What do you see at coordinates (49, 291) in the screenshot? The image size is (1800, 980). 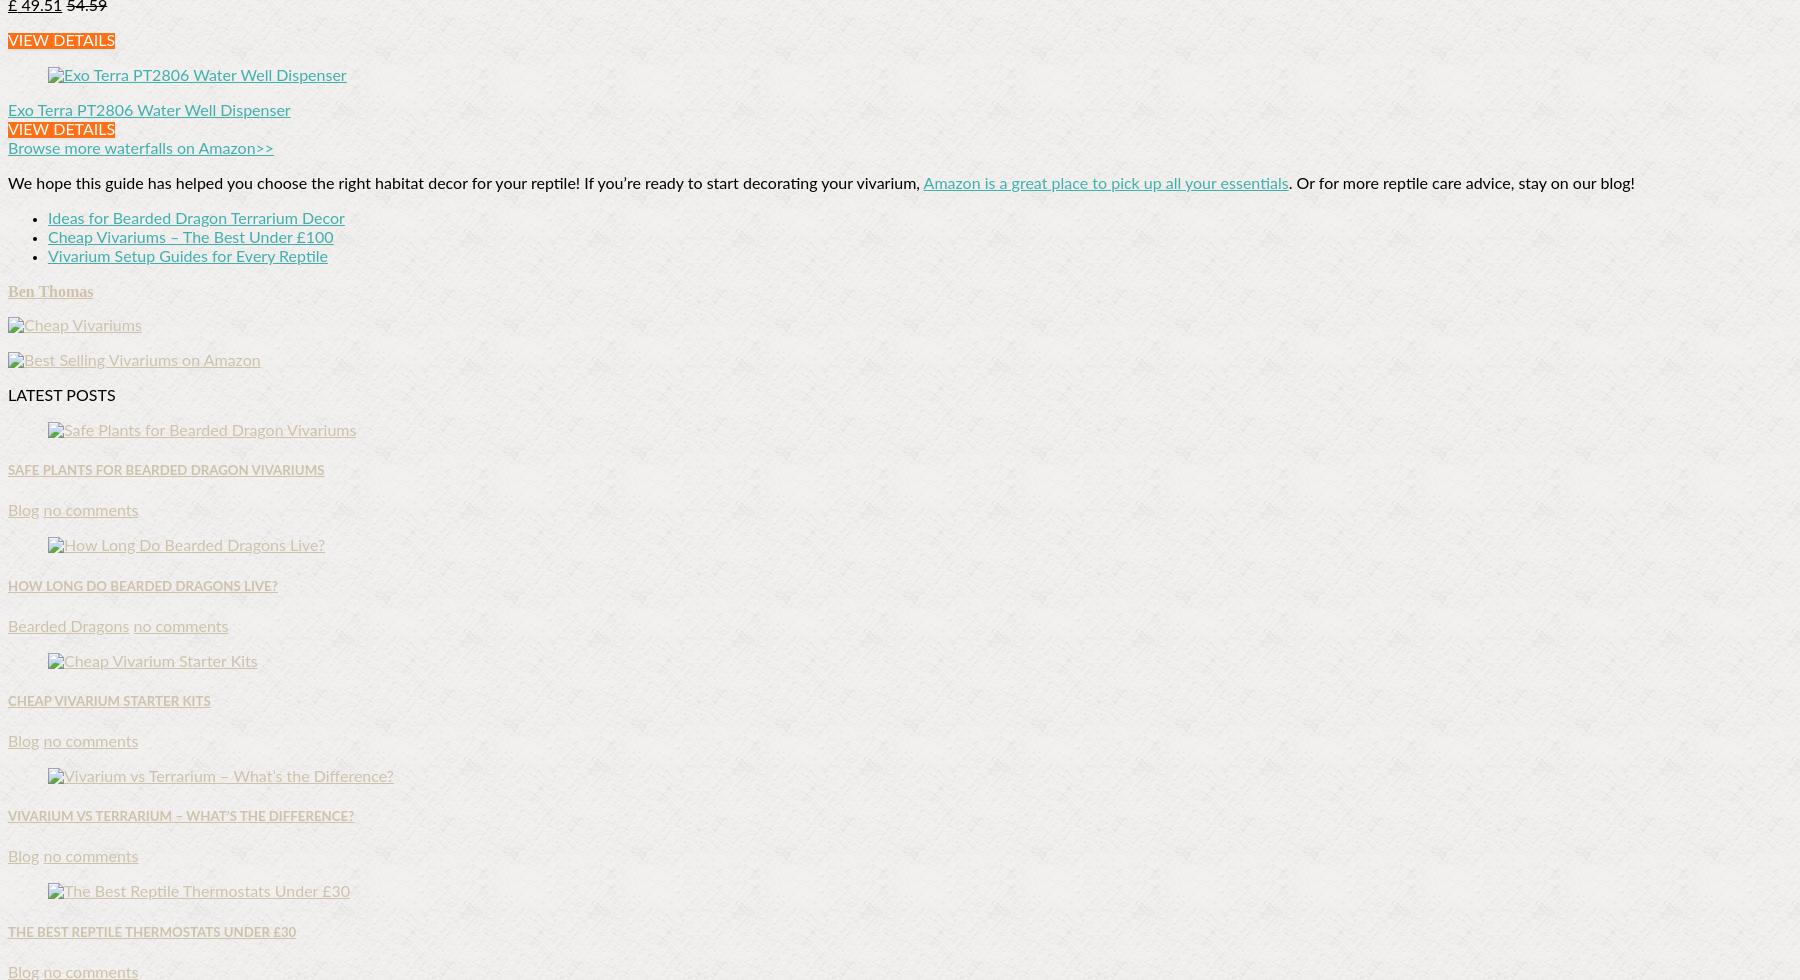 I see `'Ben Thomas'` at bounding box center [49, 291].